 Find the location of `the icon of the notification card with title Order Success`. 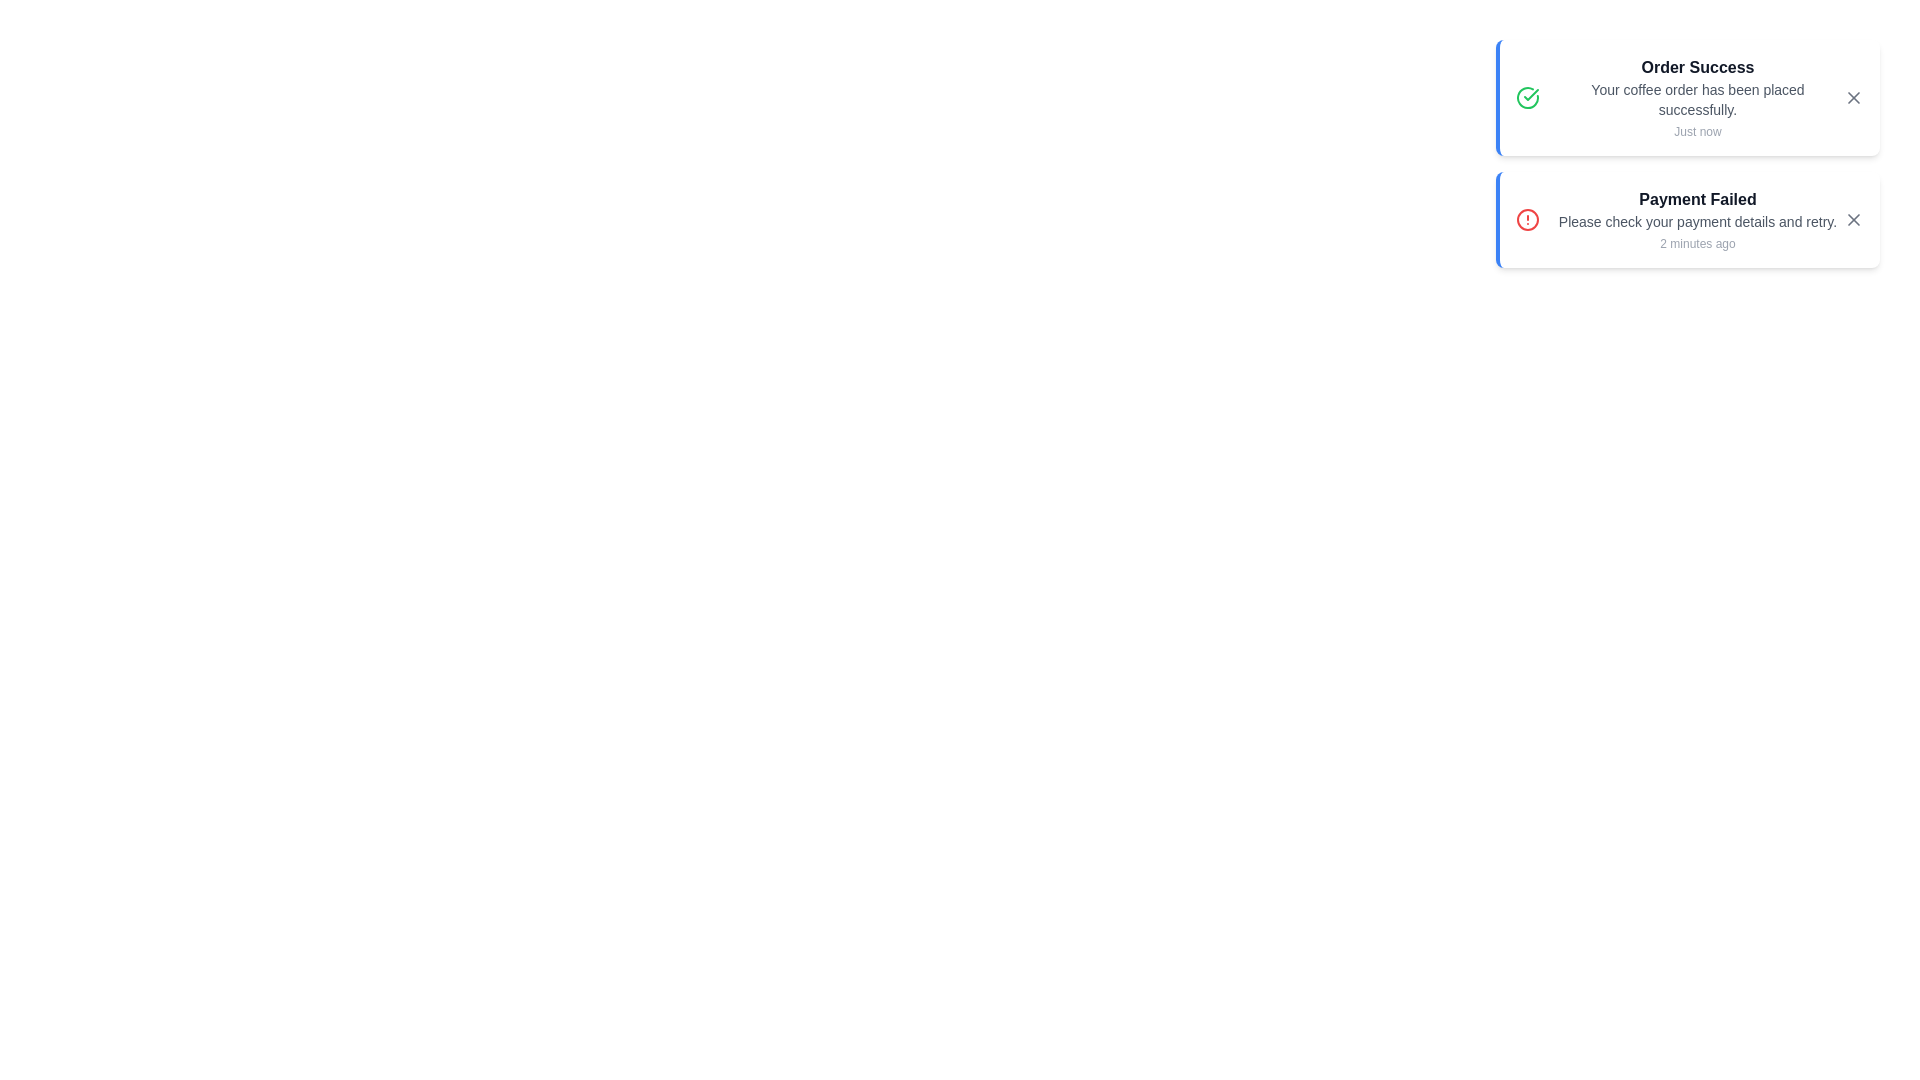

the icon of the notification card with title Order Success is located at coordinates (1526, 97).